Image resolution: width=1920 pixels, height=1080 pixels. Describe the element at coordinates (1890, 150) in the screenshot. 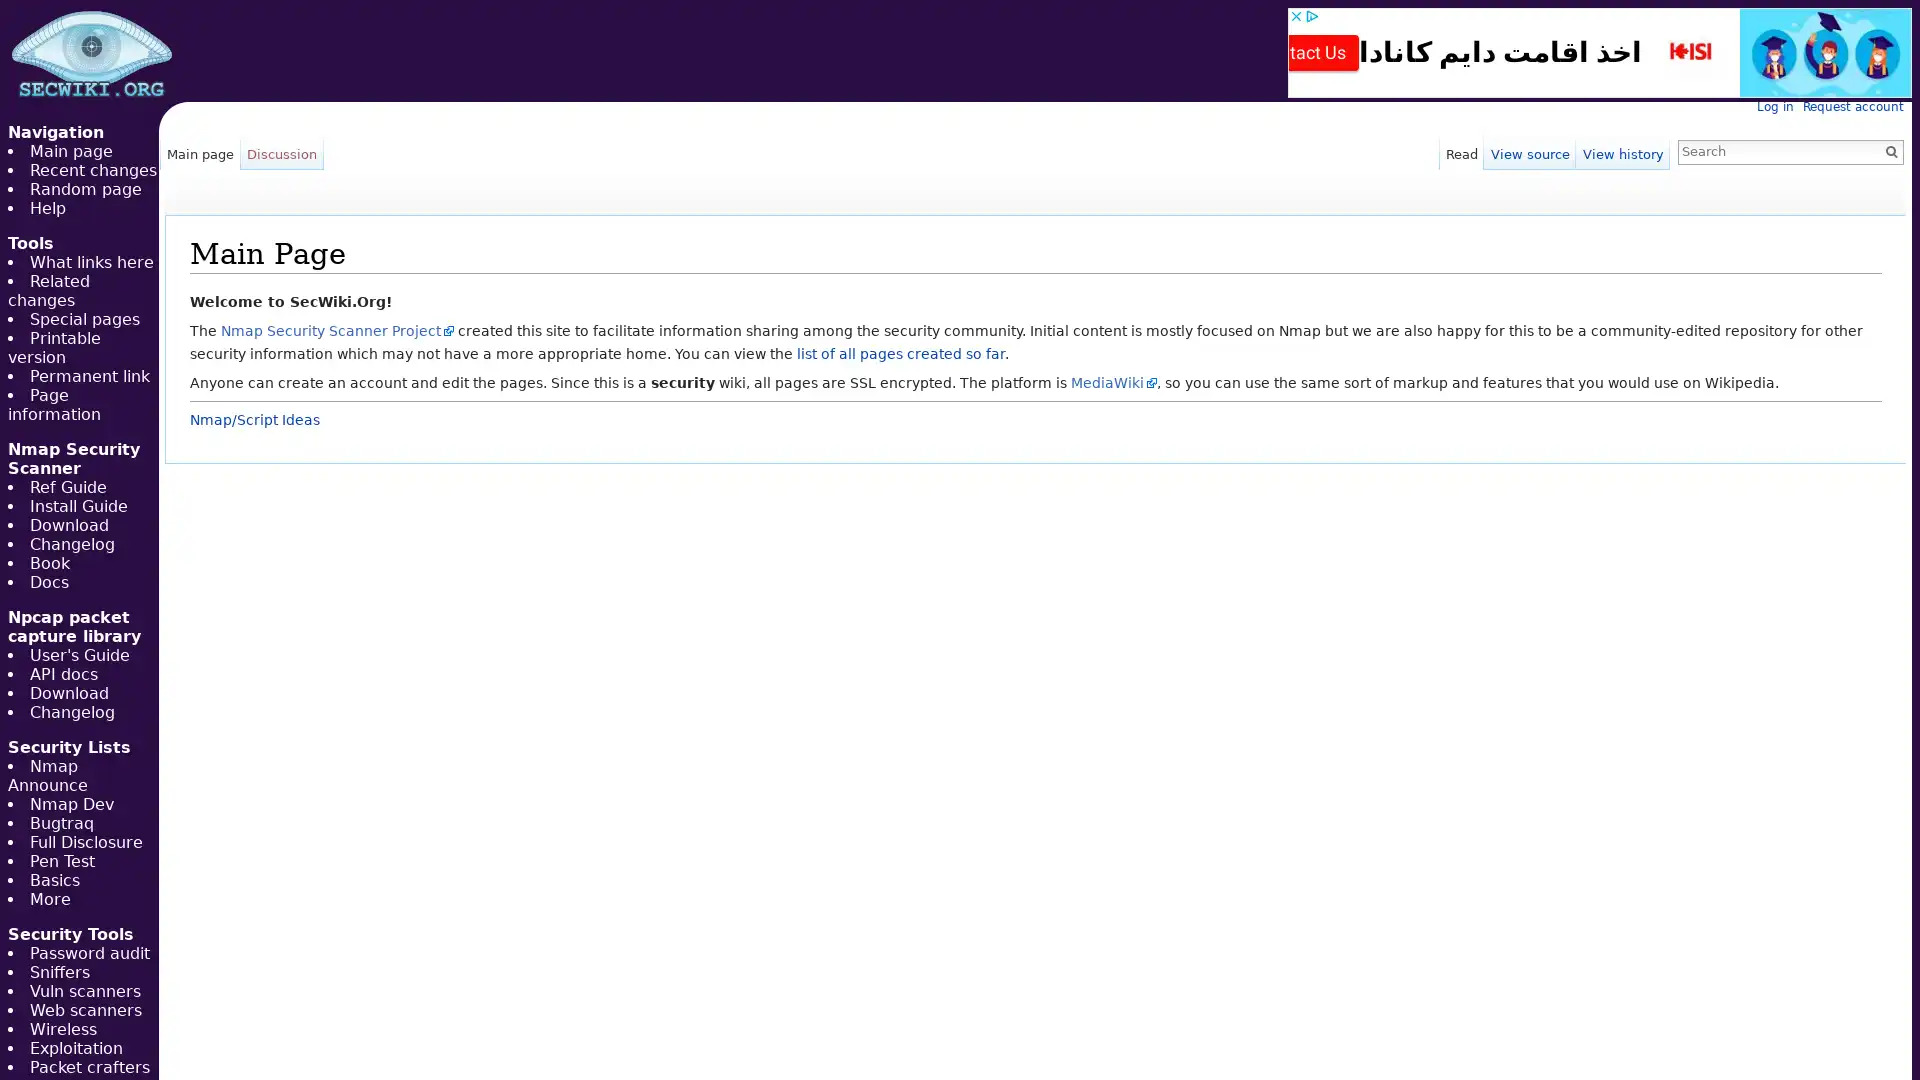

I see `Go` at that location.